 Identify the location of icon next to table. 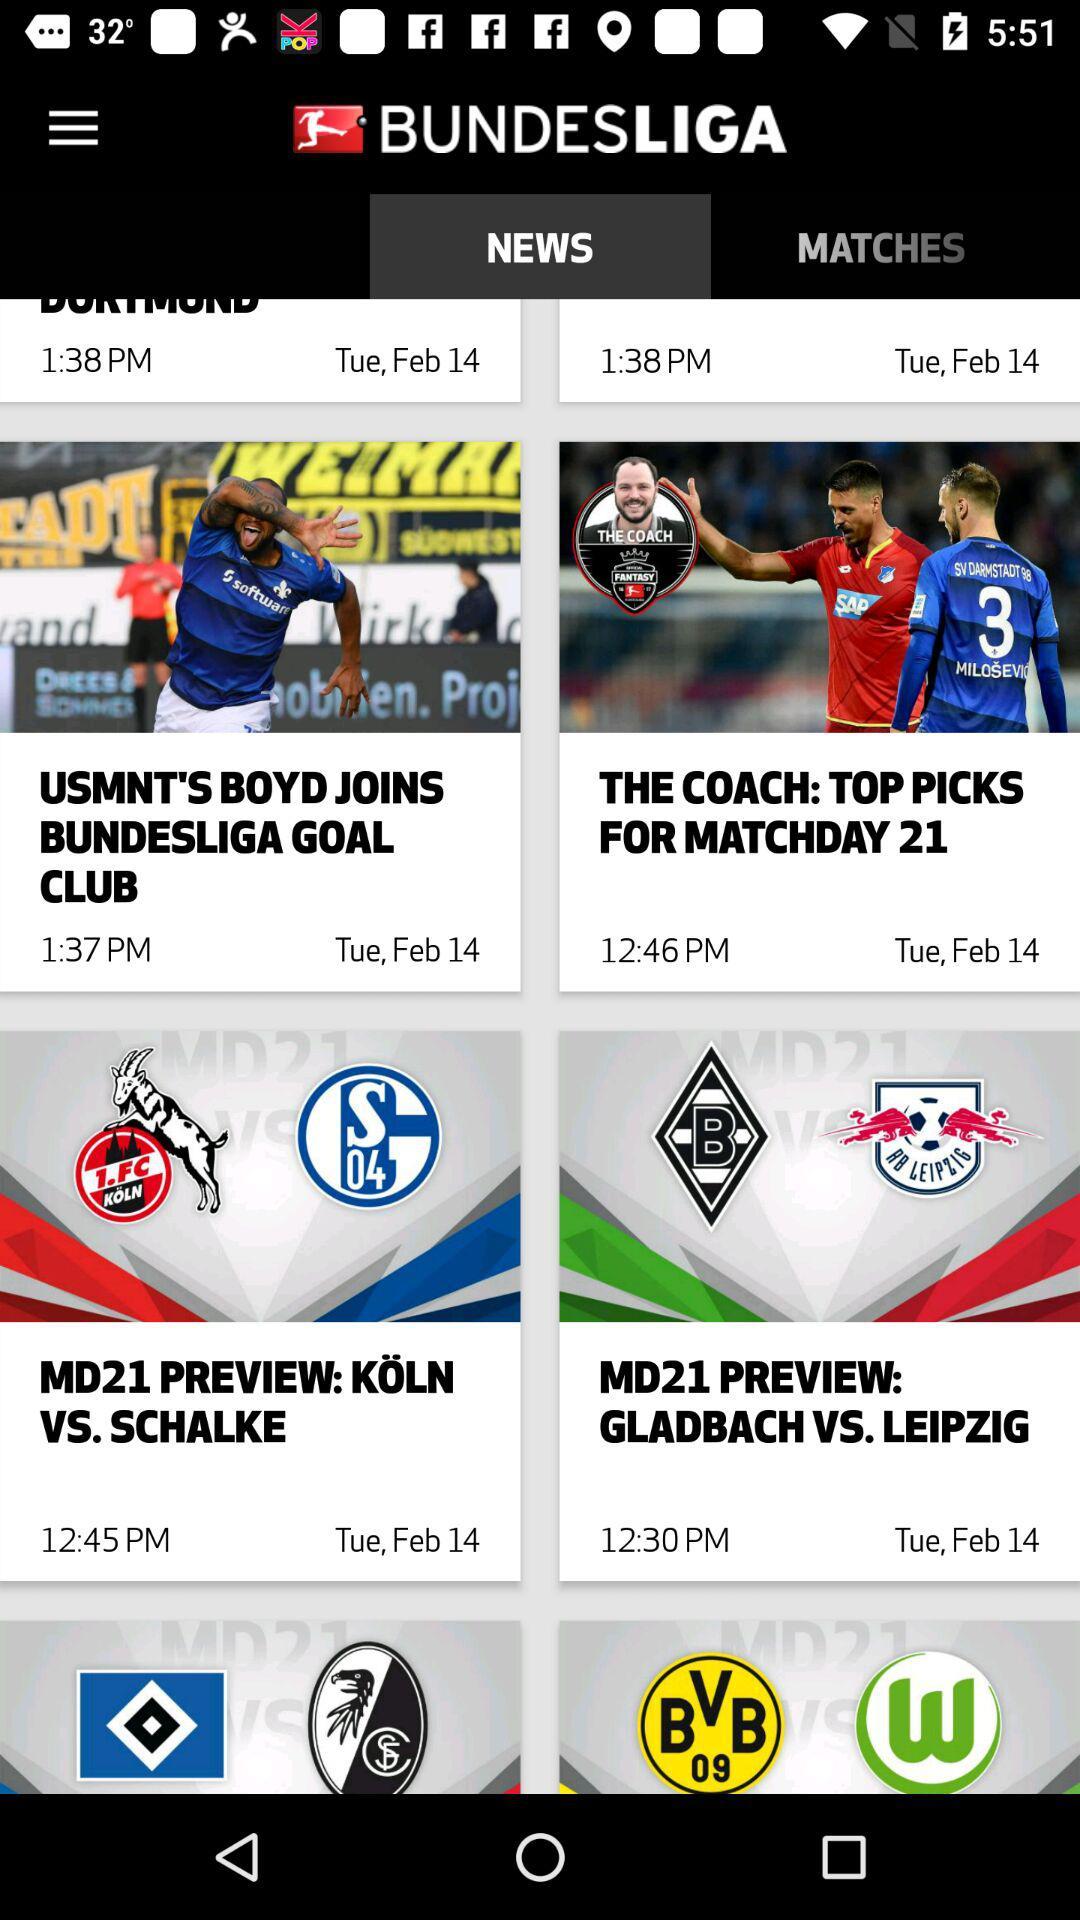
(880, 245).